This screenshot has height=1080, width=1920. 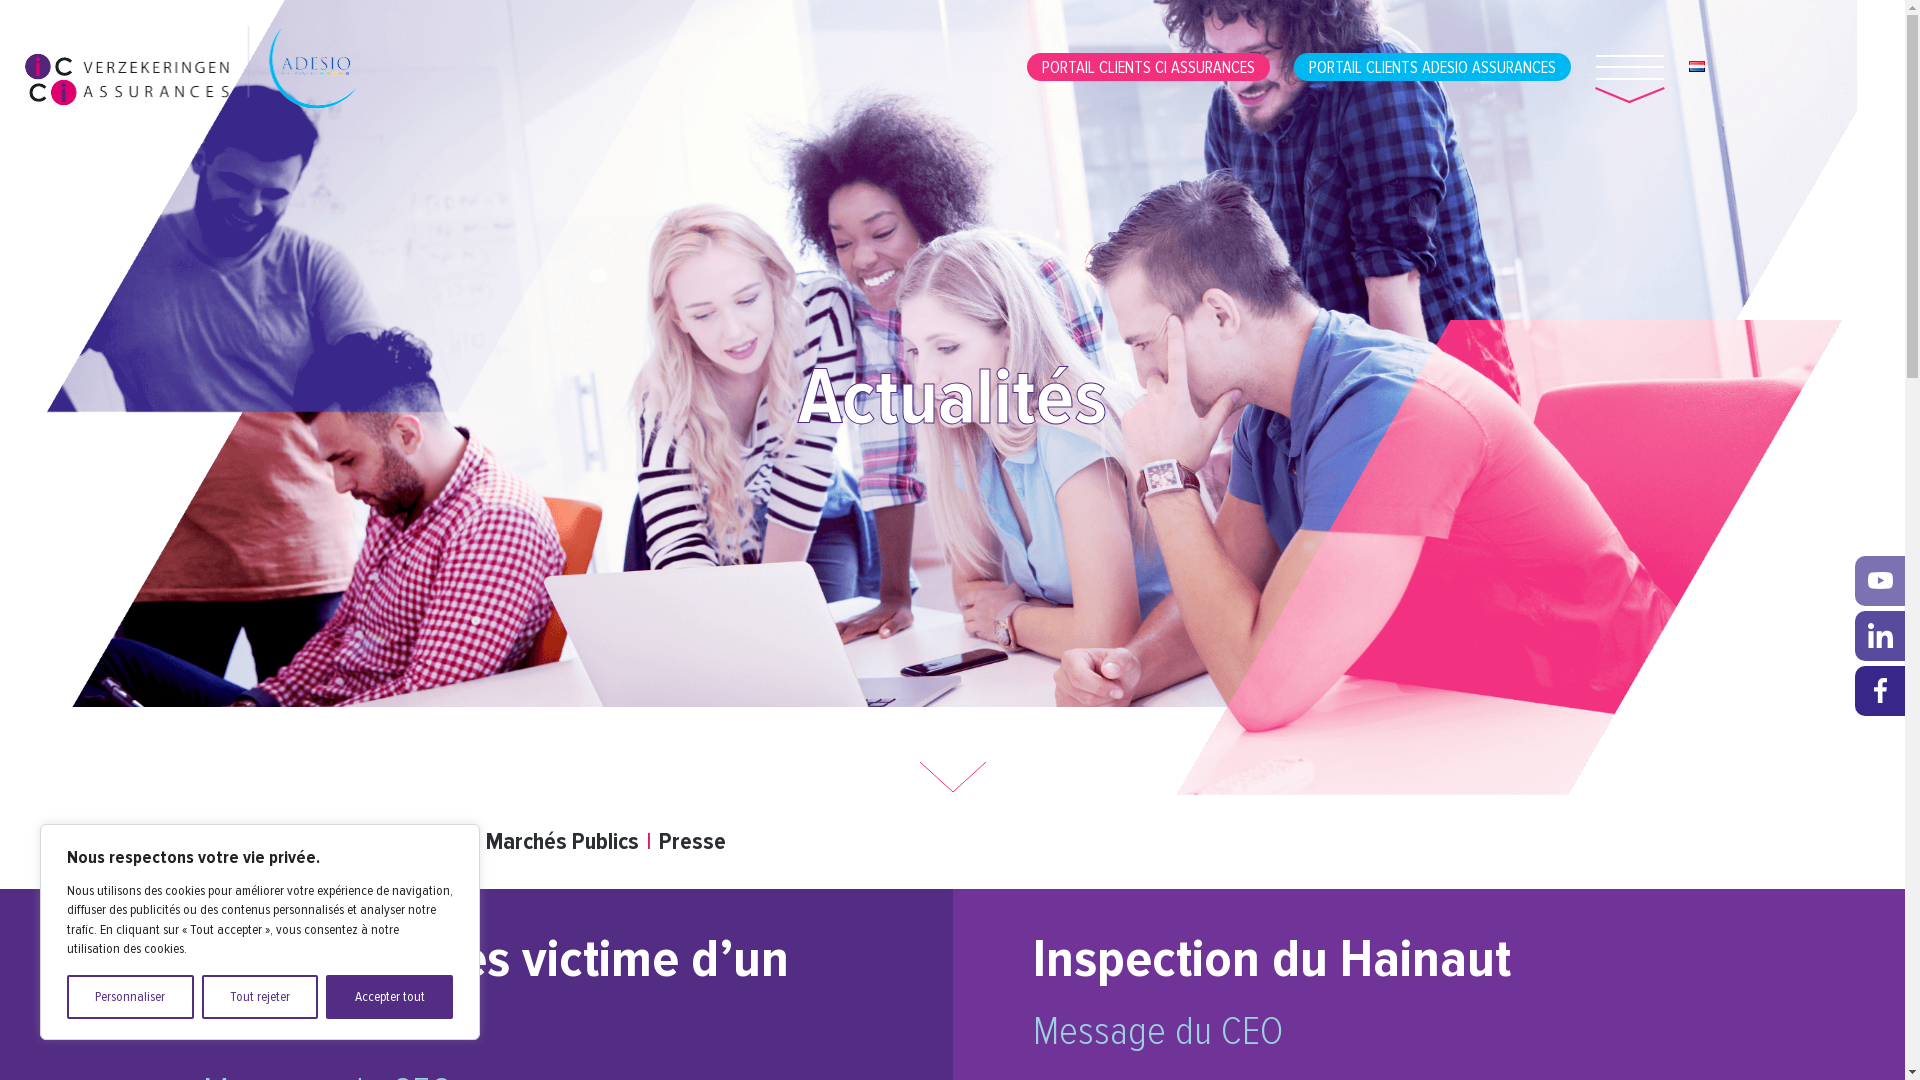 What do you see at coordinates (129, 996) in the screenshot?
I see `'Personnaliser'` at bounding box center [129, 996].